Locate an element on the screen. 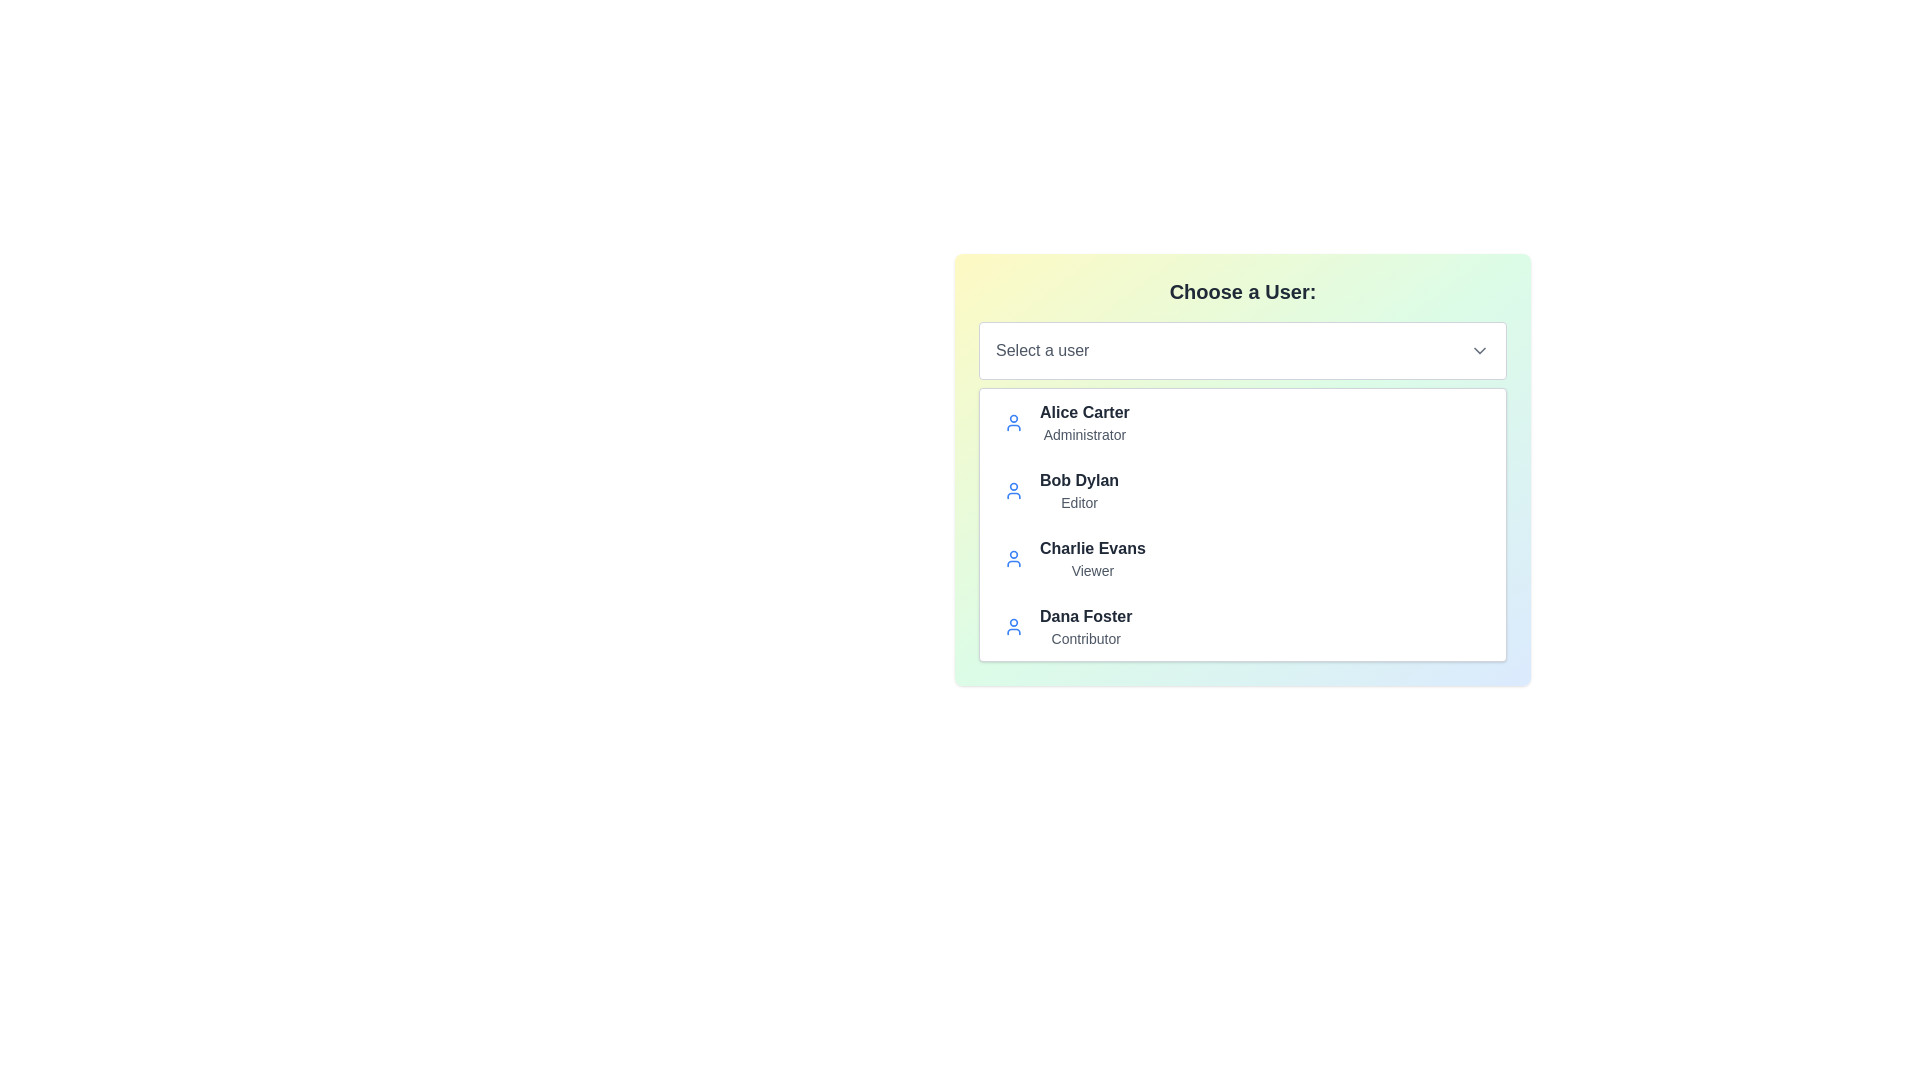  the user list item for 'Bob Dylan', the second entry in the user selection dropdown is located at coordinates (1242, 490).